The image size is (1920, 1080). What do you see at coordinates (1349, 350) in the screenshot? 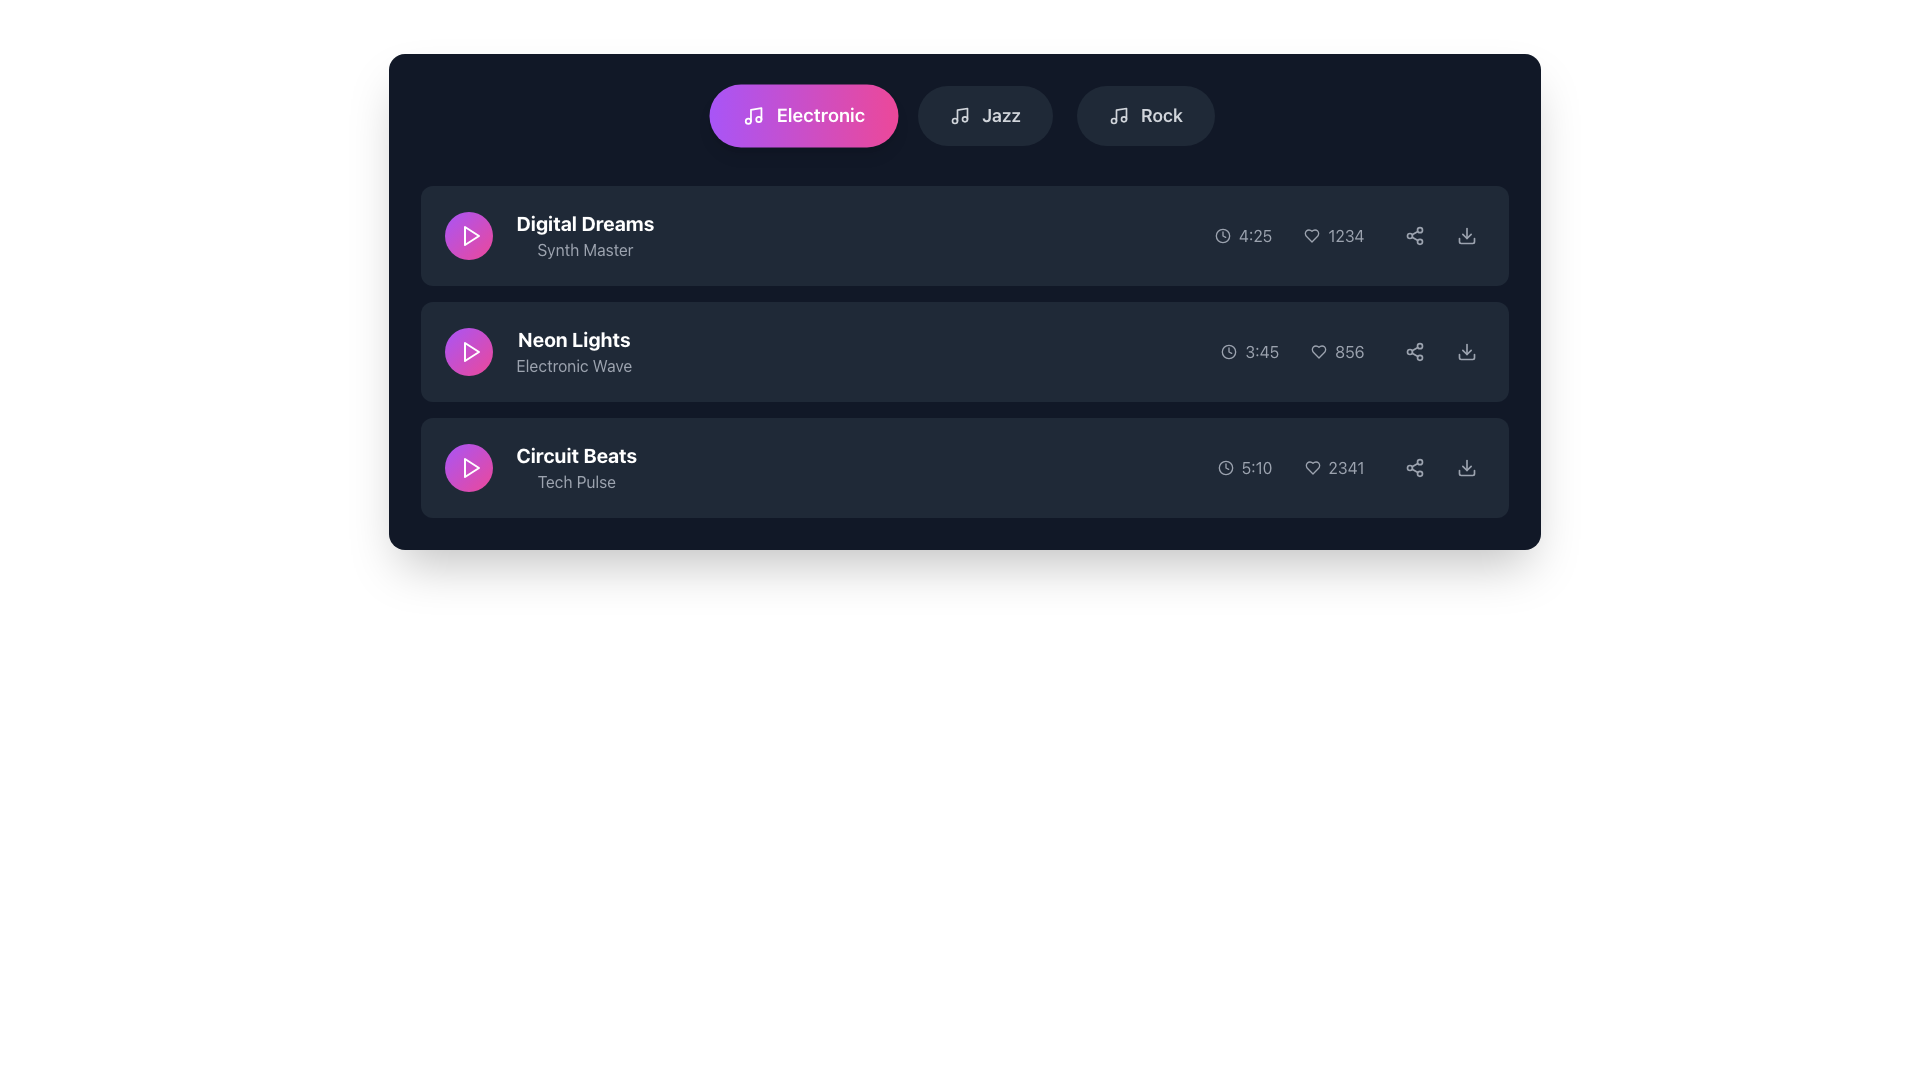
I see `the text label displaying '856', which is located in the second row of a list, to the right of a heart icon` at bounding box center [1349, 350].